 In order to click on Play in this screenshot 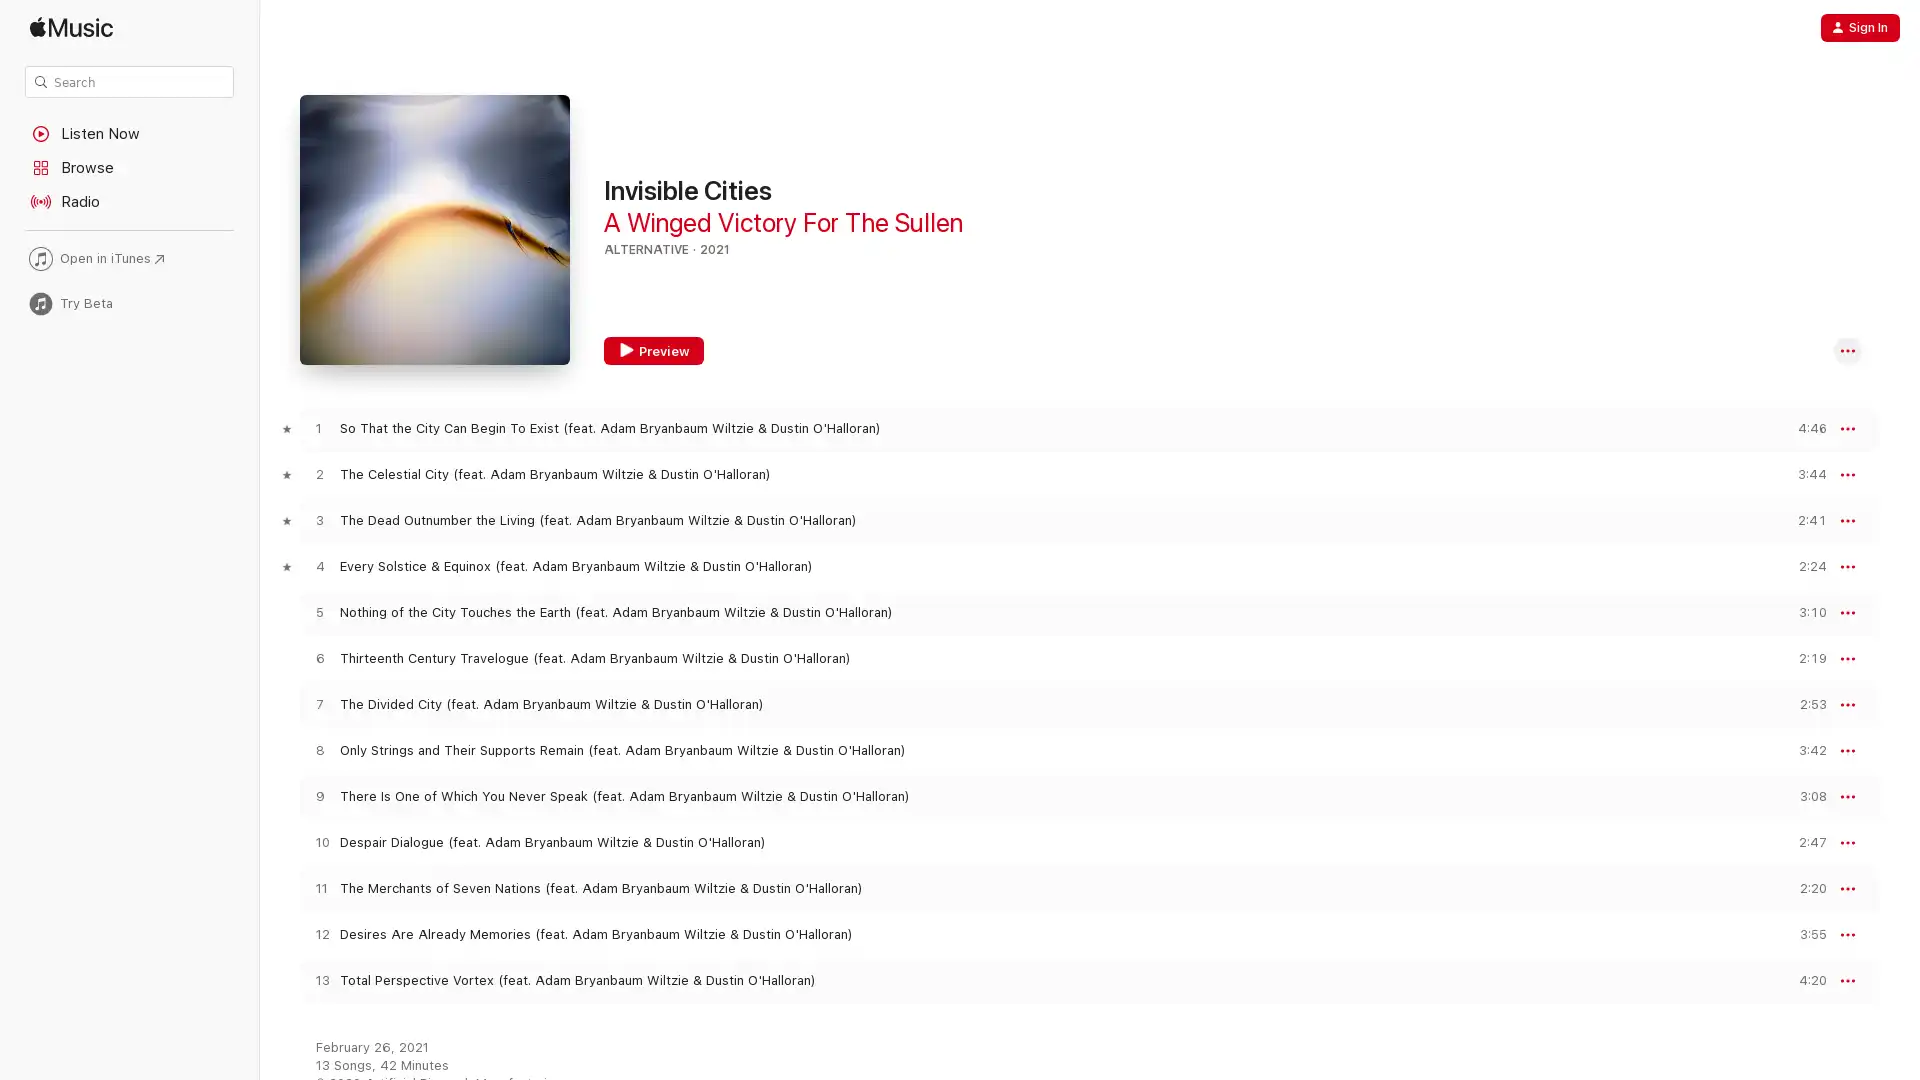, I will do `click(318, 519)`.